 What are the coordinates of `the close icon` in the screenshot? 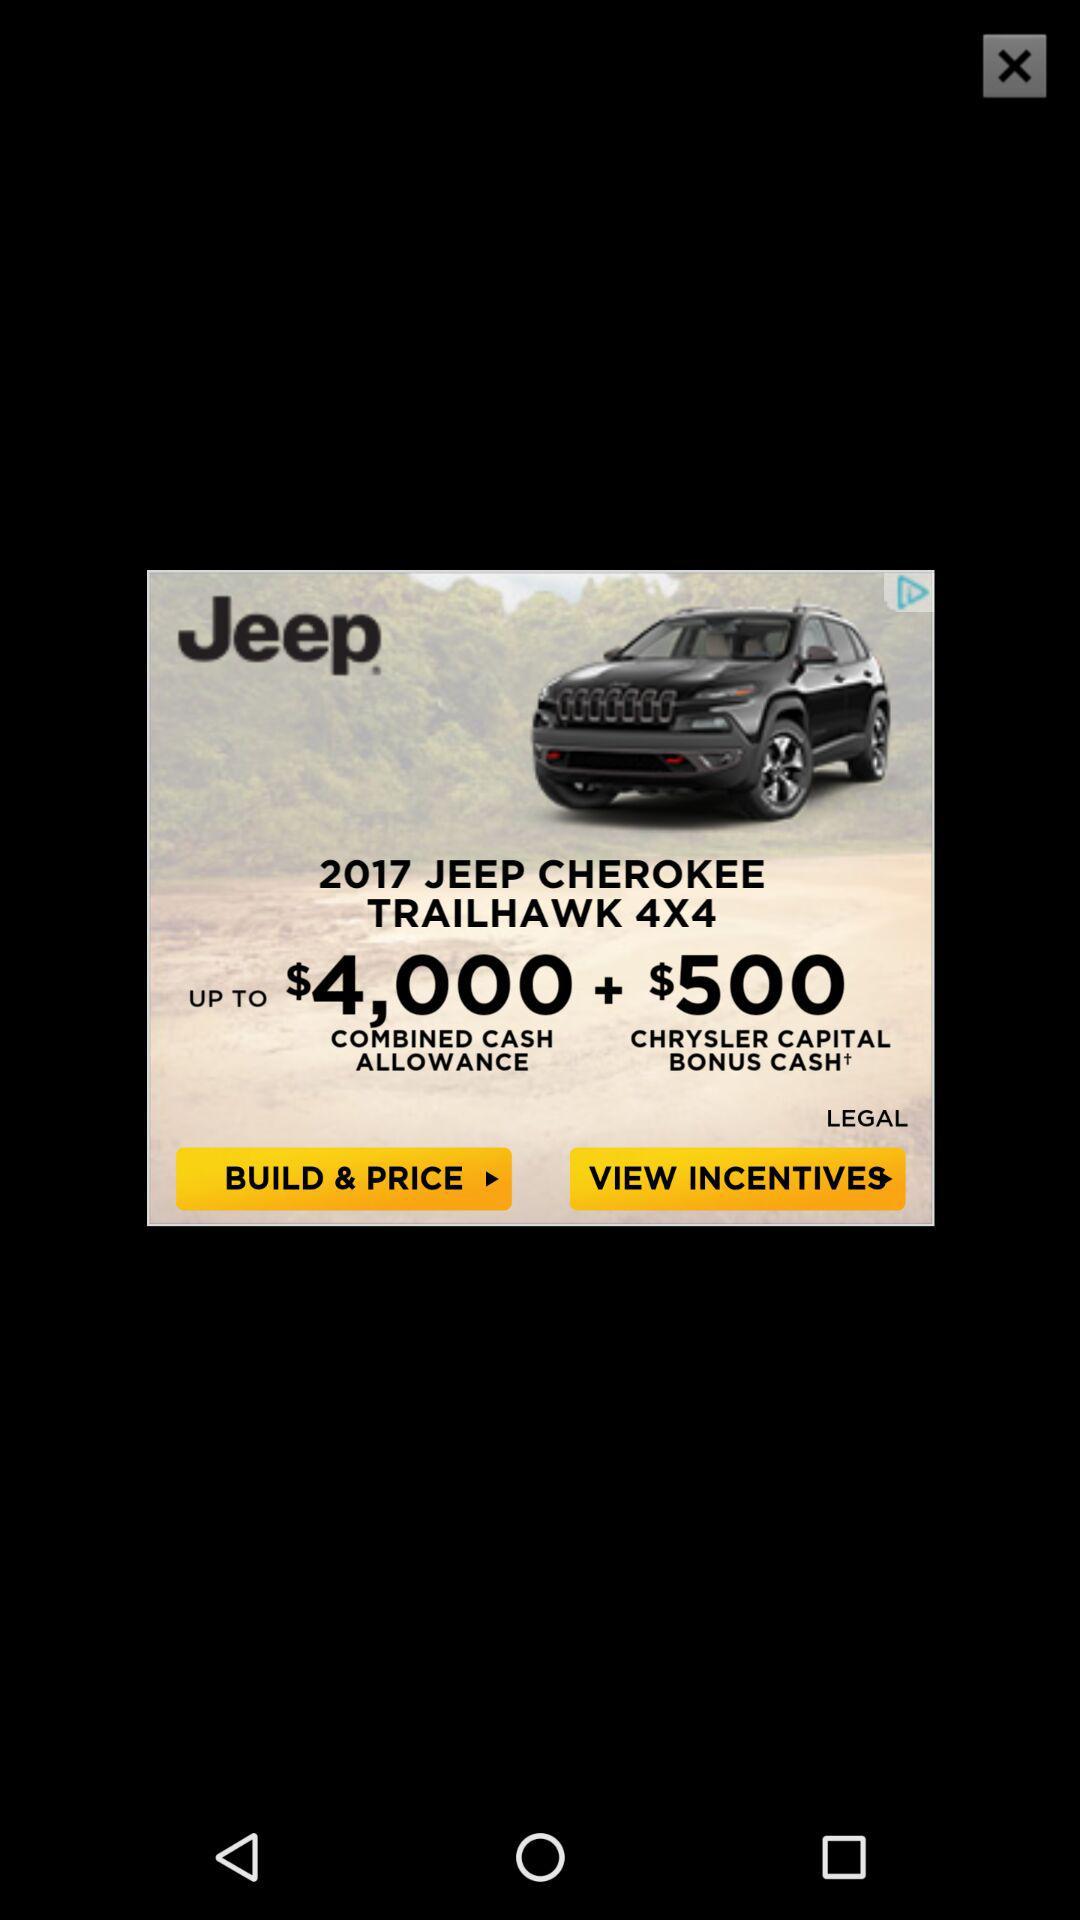 It's located at (1014, 70).